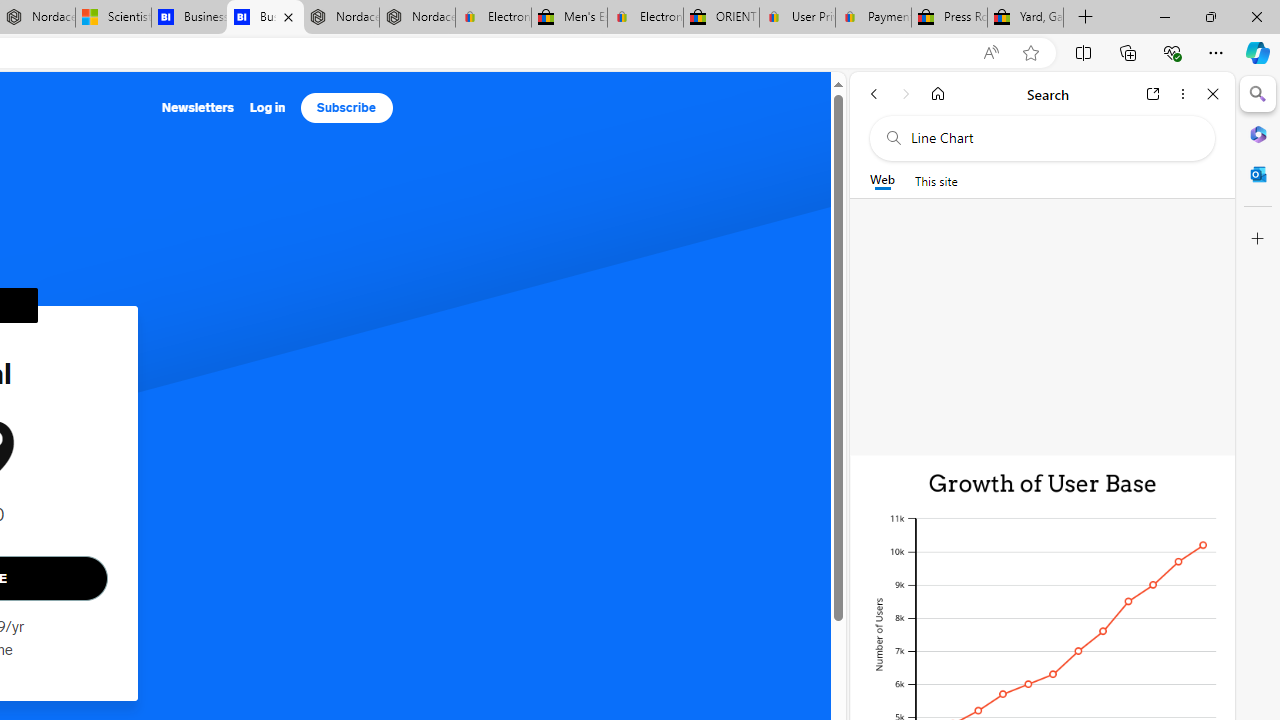  Describe the element at coordinates (1257, 94) in the screenshot. I see `'Minimize Search pane'` at that location.